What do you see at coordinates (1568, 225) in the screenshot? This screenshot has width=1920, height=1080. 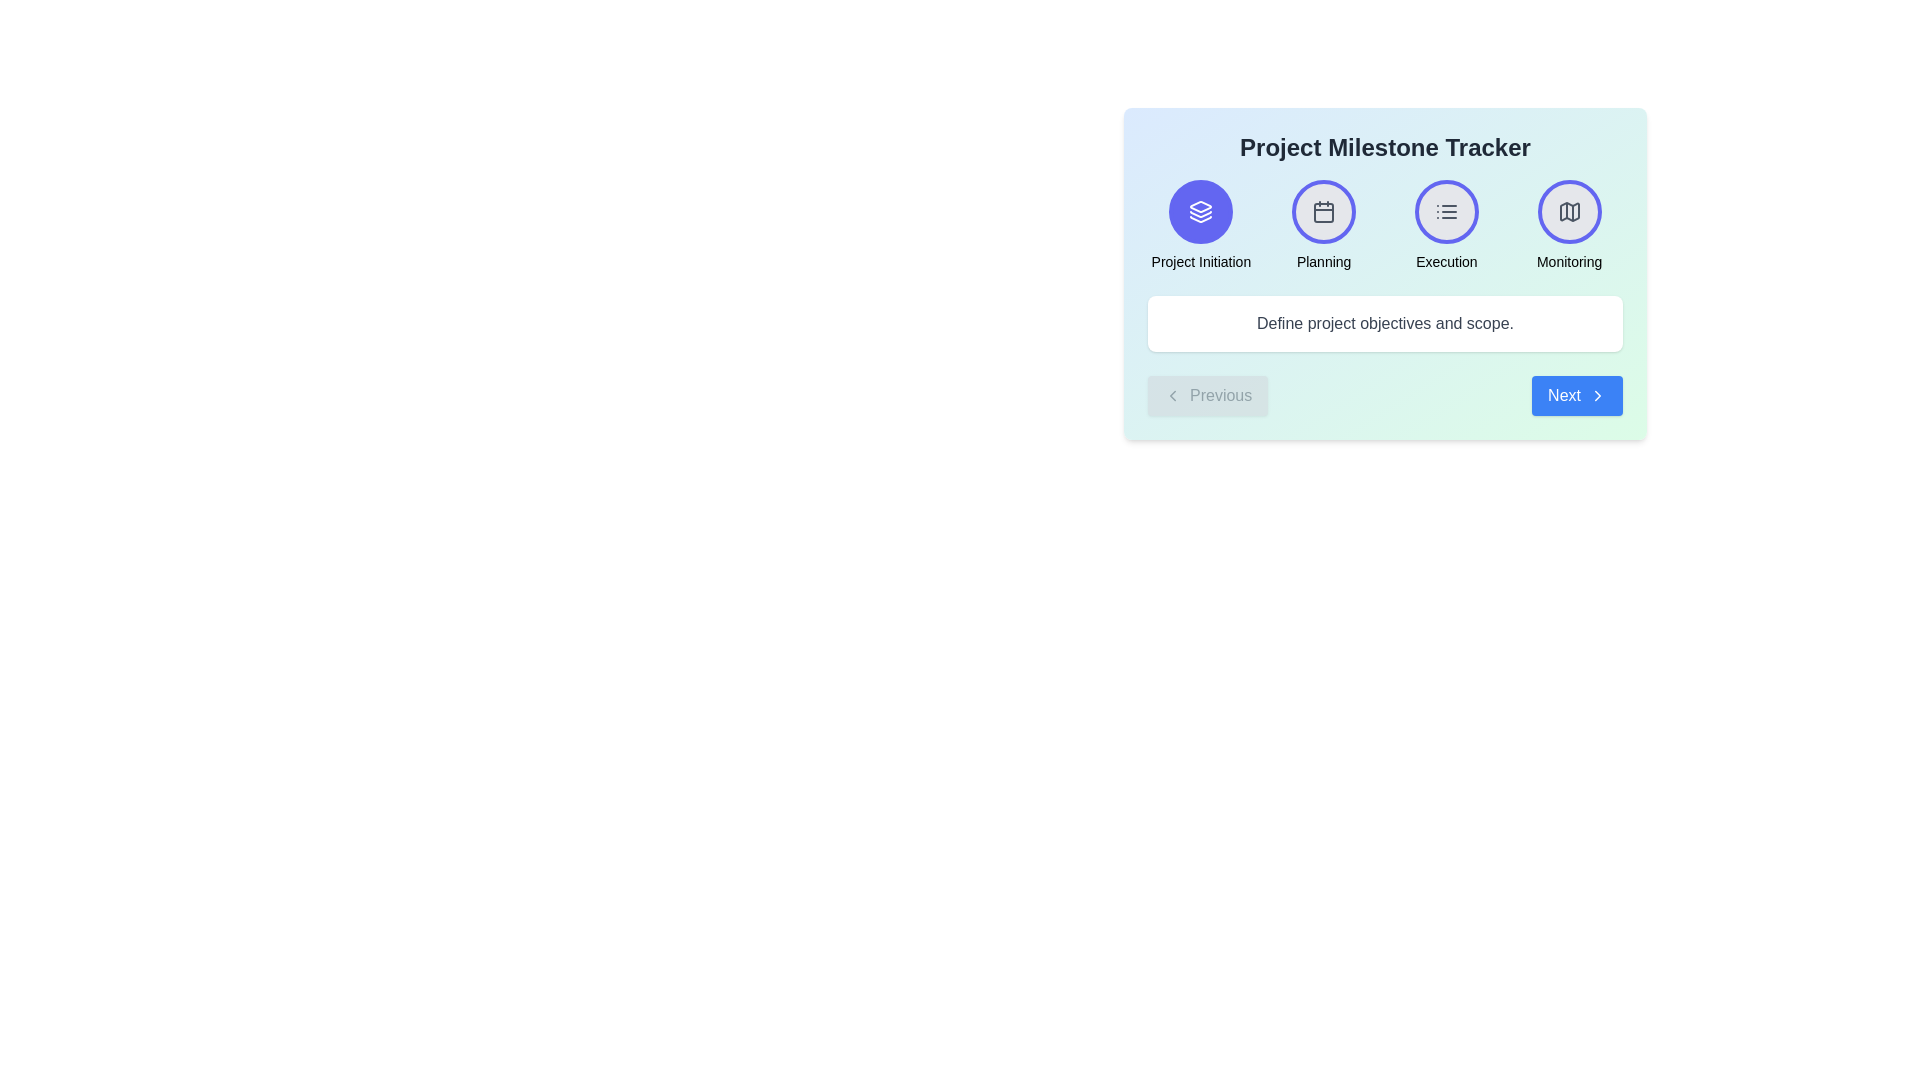 I see `the 'Monitoring' phase clickable card in the project milestone tracker` at bounding box center [1568, 225].